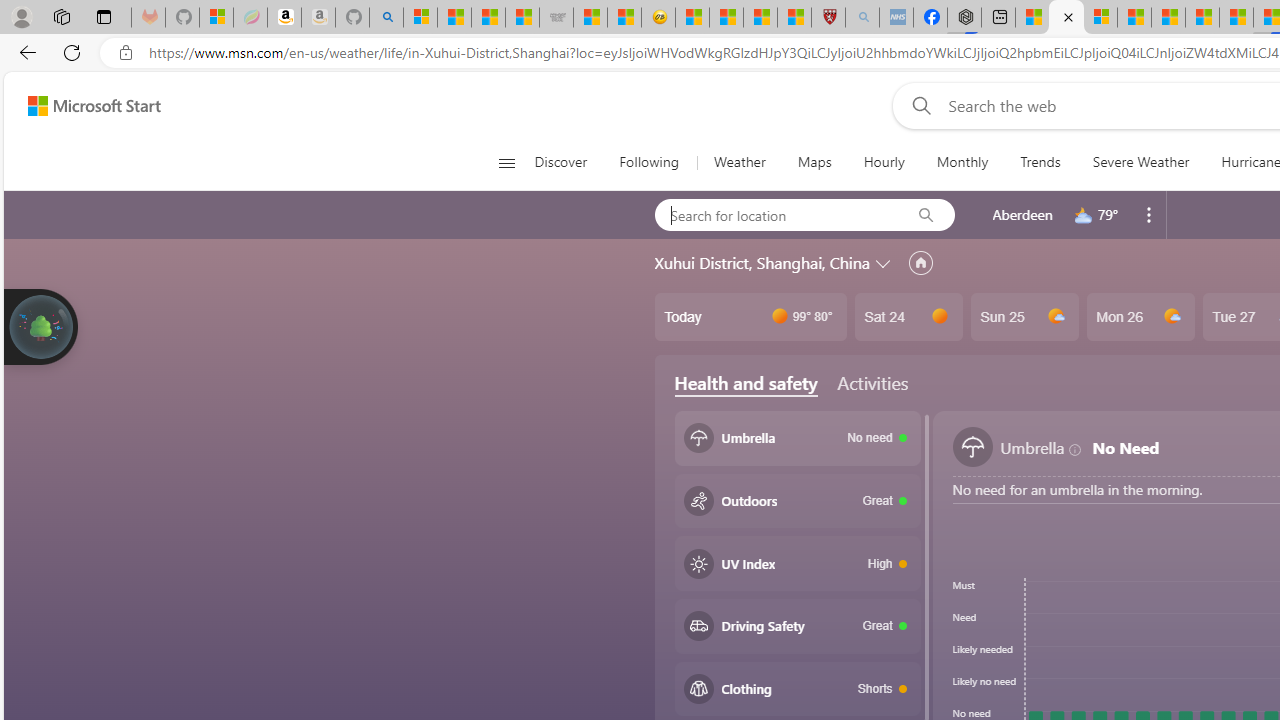 This screenshot has height=720, width=1280. Describe the element at coordinates (884, 261) in the screenshot. I see `'Change location'` at that location.